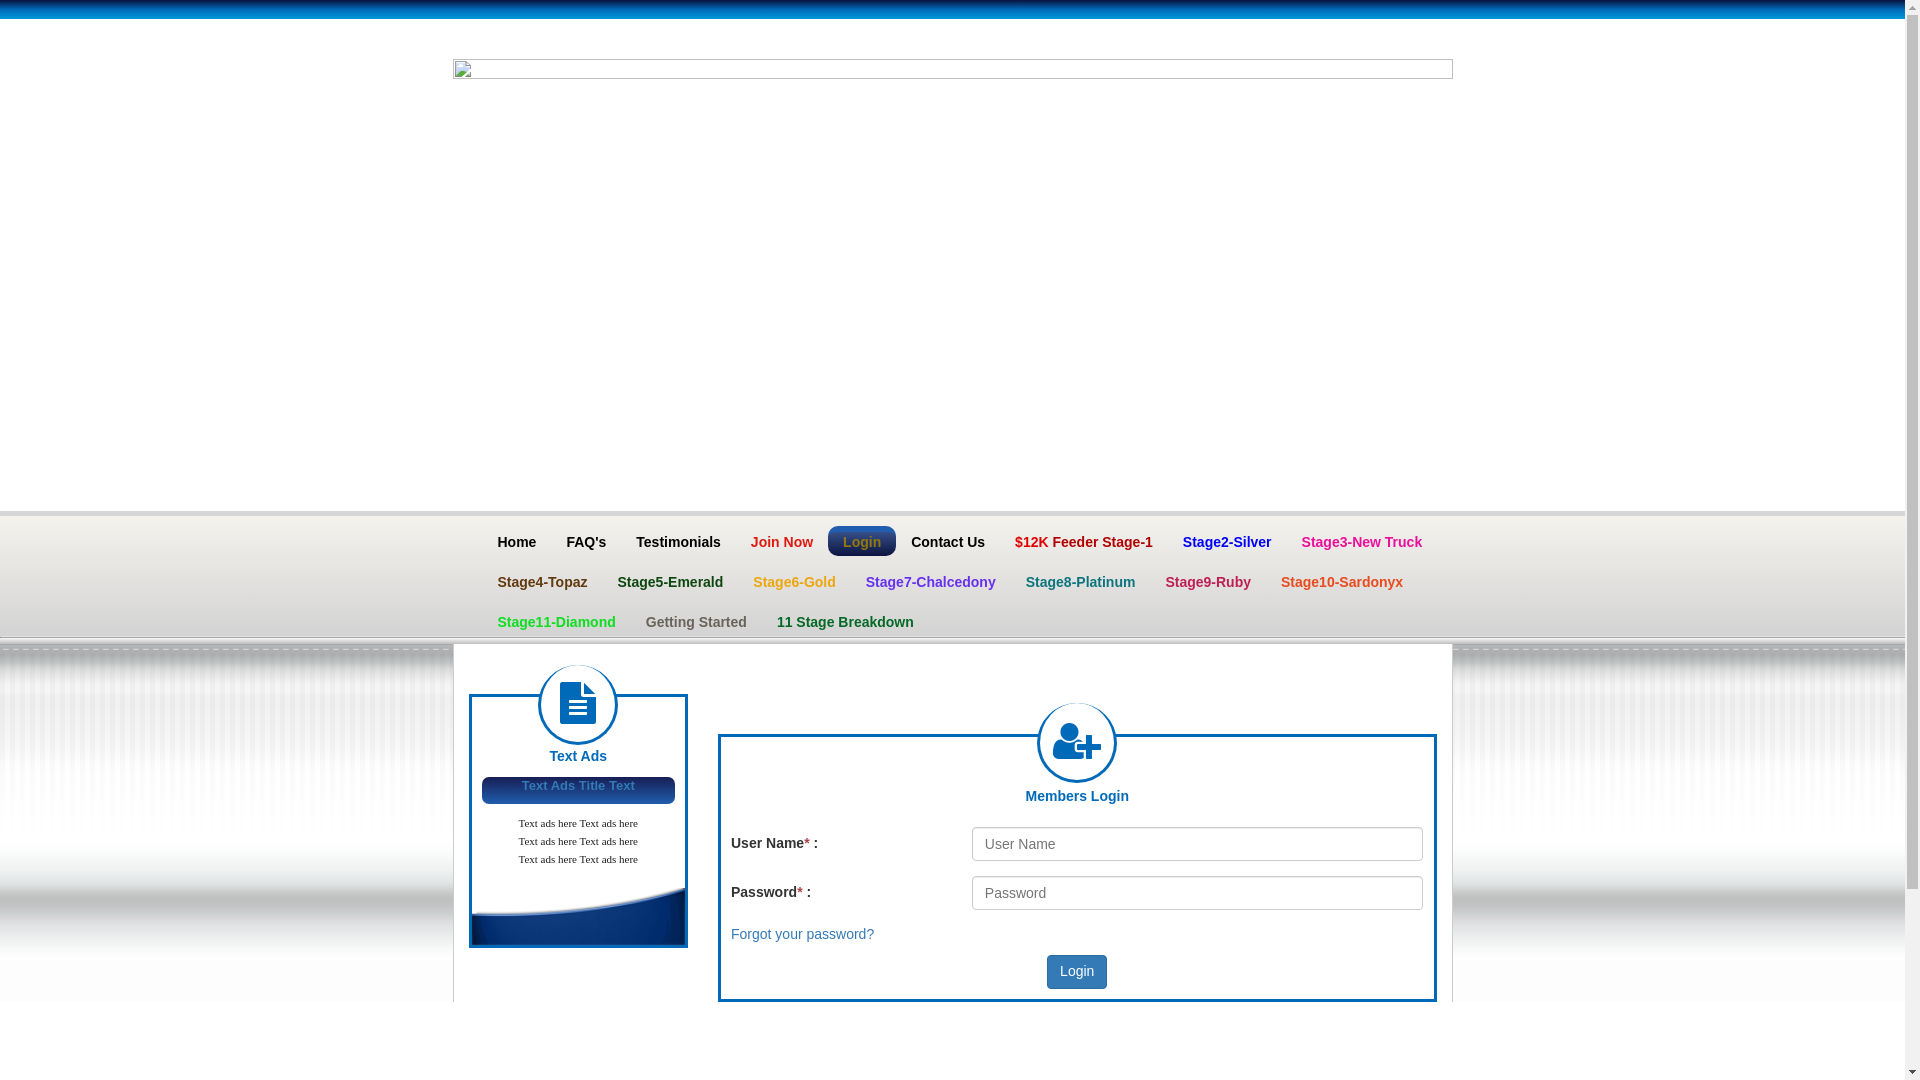  I want to click on 'Stage3-New Truck', so click(1361, 540).